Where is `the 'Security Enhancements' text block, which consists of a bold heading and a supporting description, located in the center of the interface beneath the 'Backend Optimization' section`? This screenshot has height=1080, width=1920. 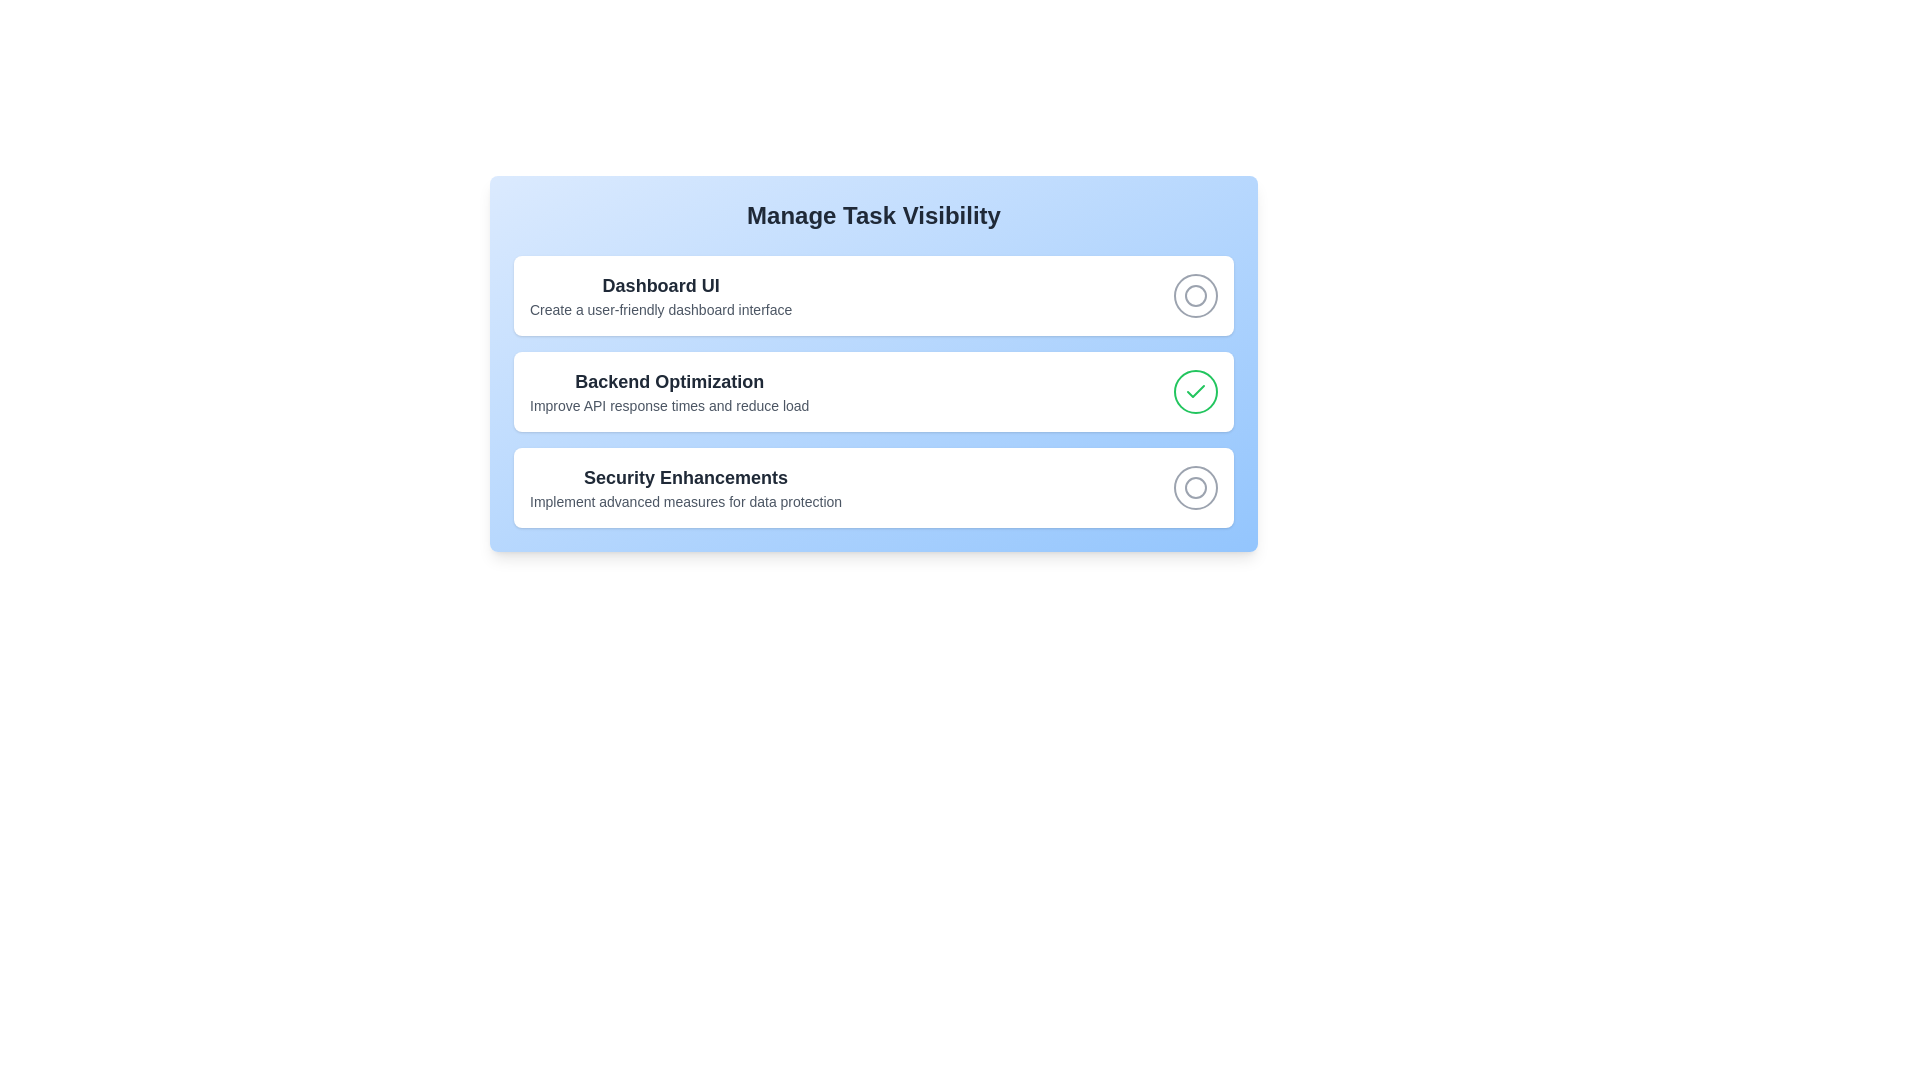
the 'Security Enhancements' text block, which consists of a bold heading and a supporting description, located in the center of the interface beneath the 'Backend Optimization' section is located at coordinates (686, 488).